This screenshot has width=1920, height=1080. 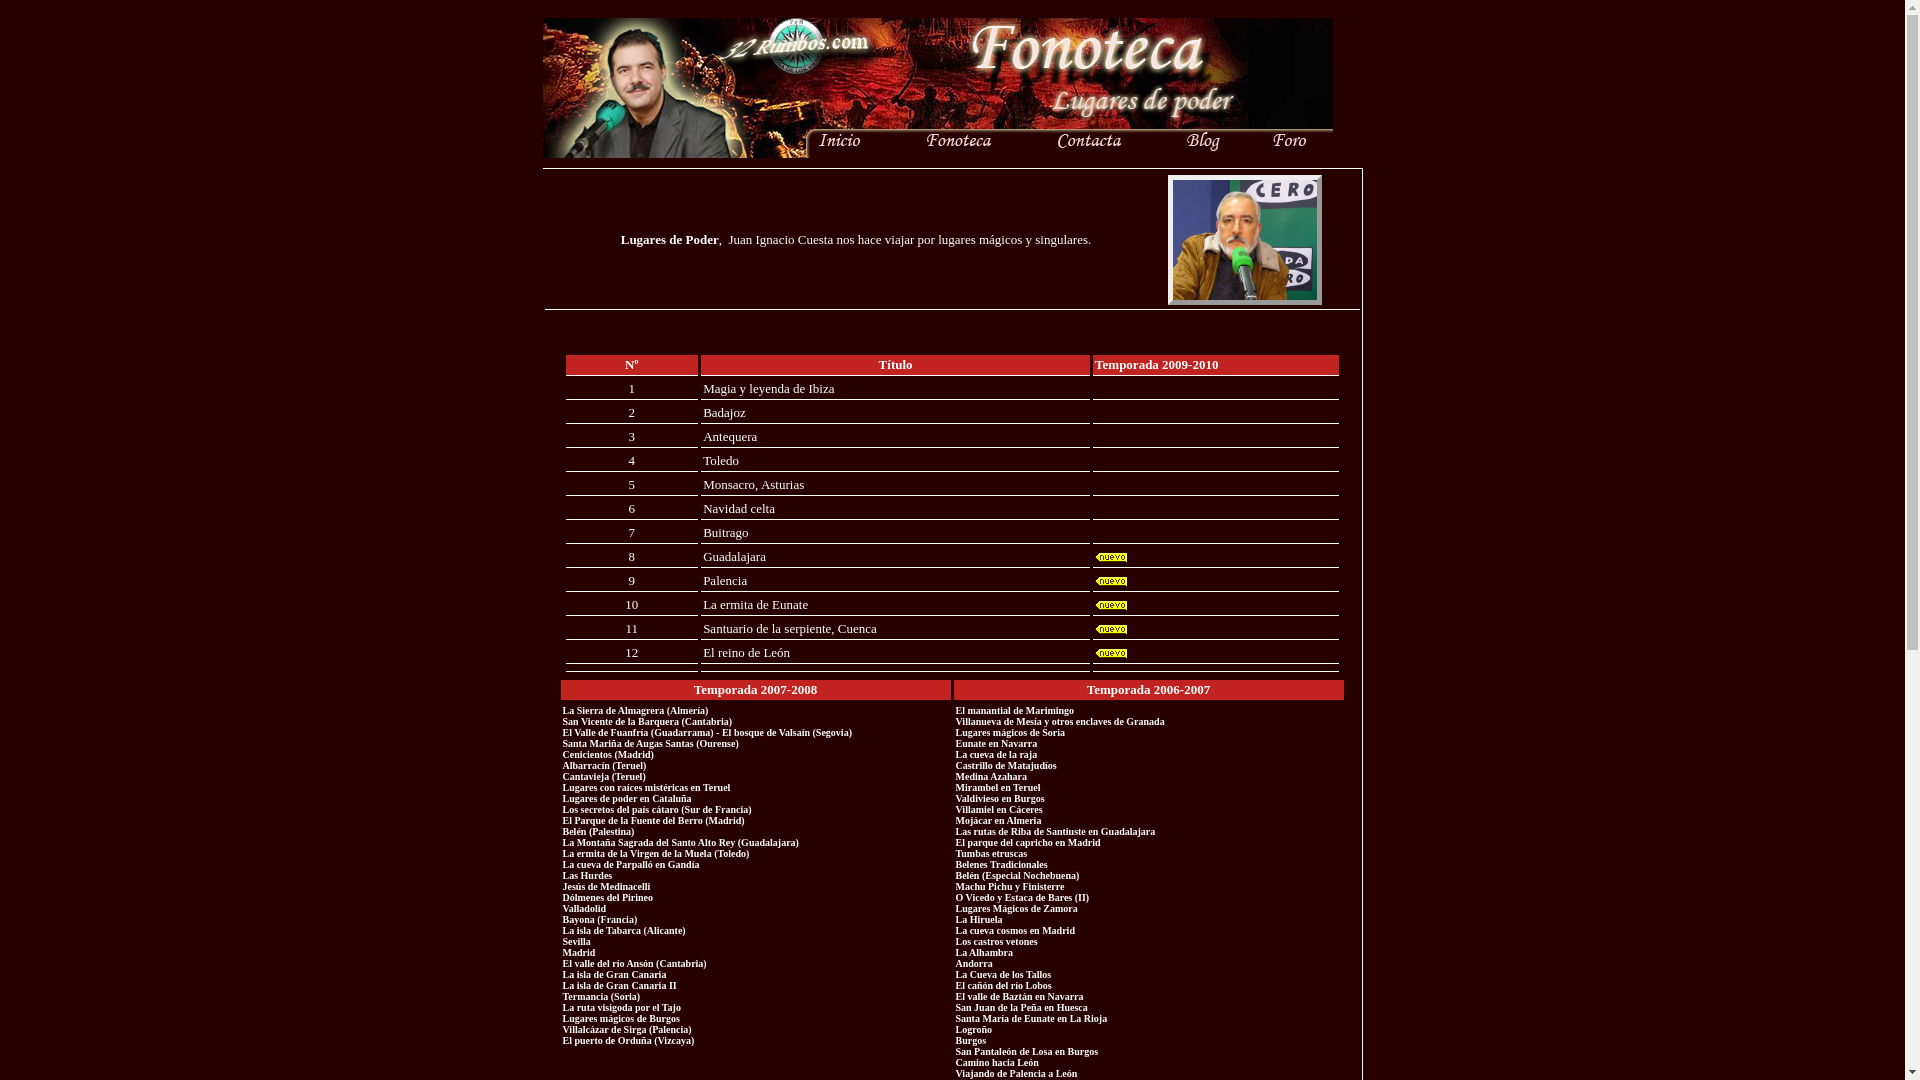 I want to click on 'La ruta visigoda por el Tajo      ', so click(x=627, y=1007).